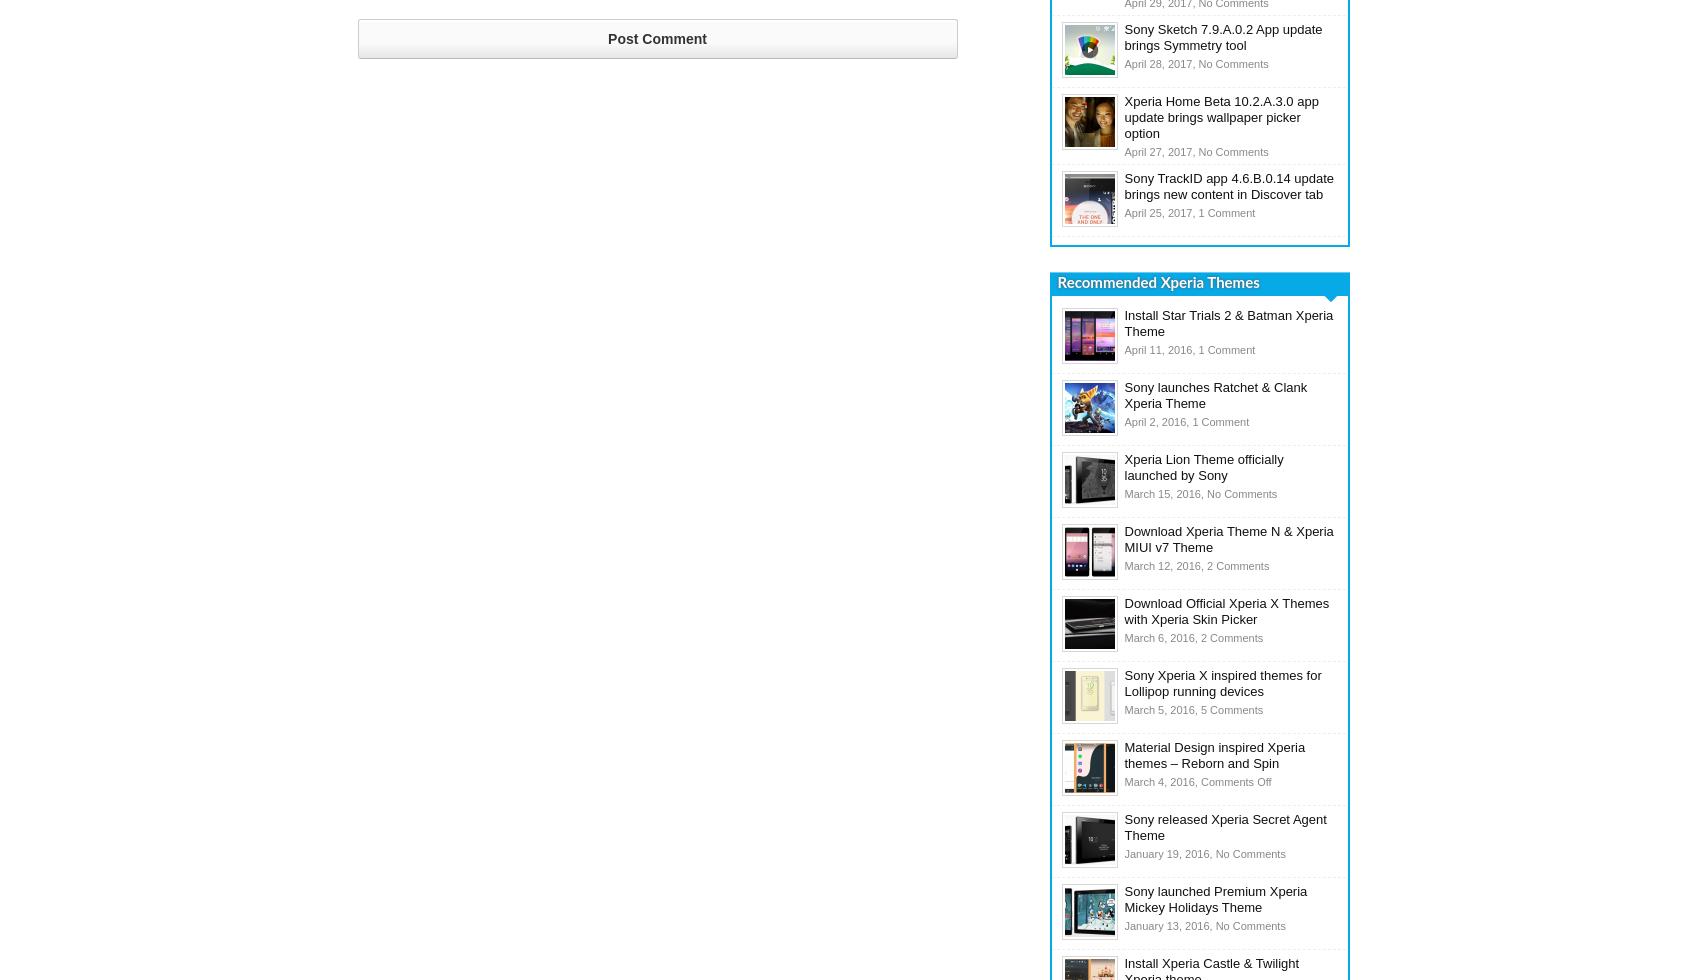 The width and height of the screenshot is (1700, 980). I want to click on 'Comments Off', so click(1234, 782).